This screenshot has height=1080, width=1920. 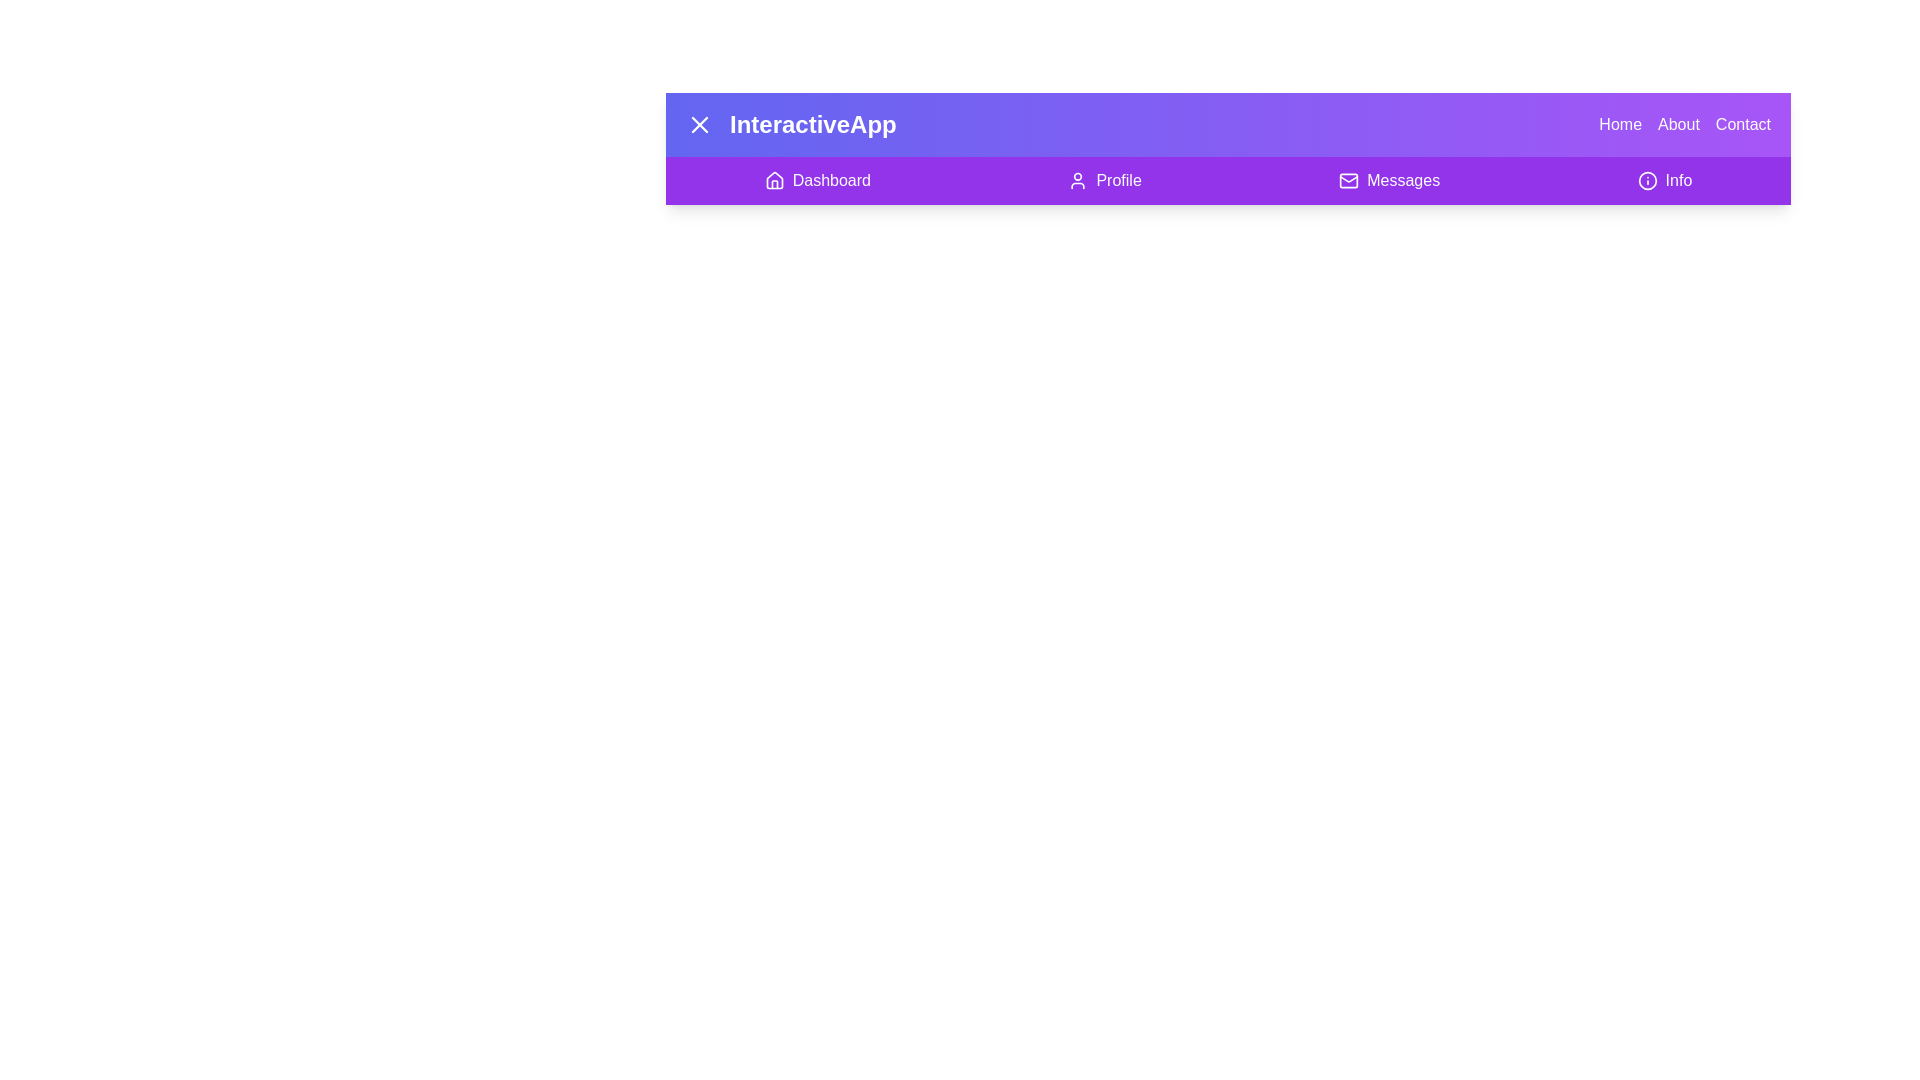 What do you see at coordinates (1388, 181) in the screenshot?
I see `the button labeled Messages to observe its hover effect` at bounding box center [1388, 181].